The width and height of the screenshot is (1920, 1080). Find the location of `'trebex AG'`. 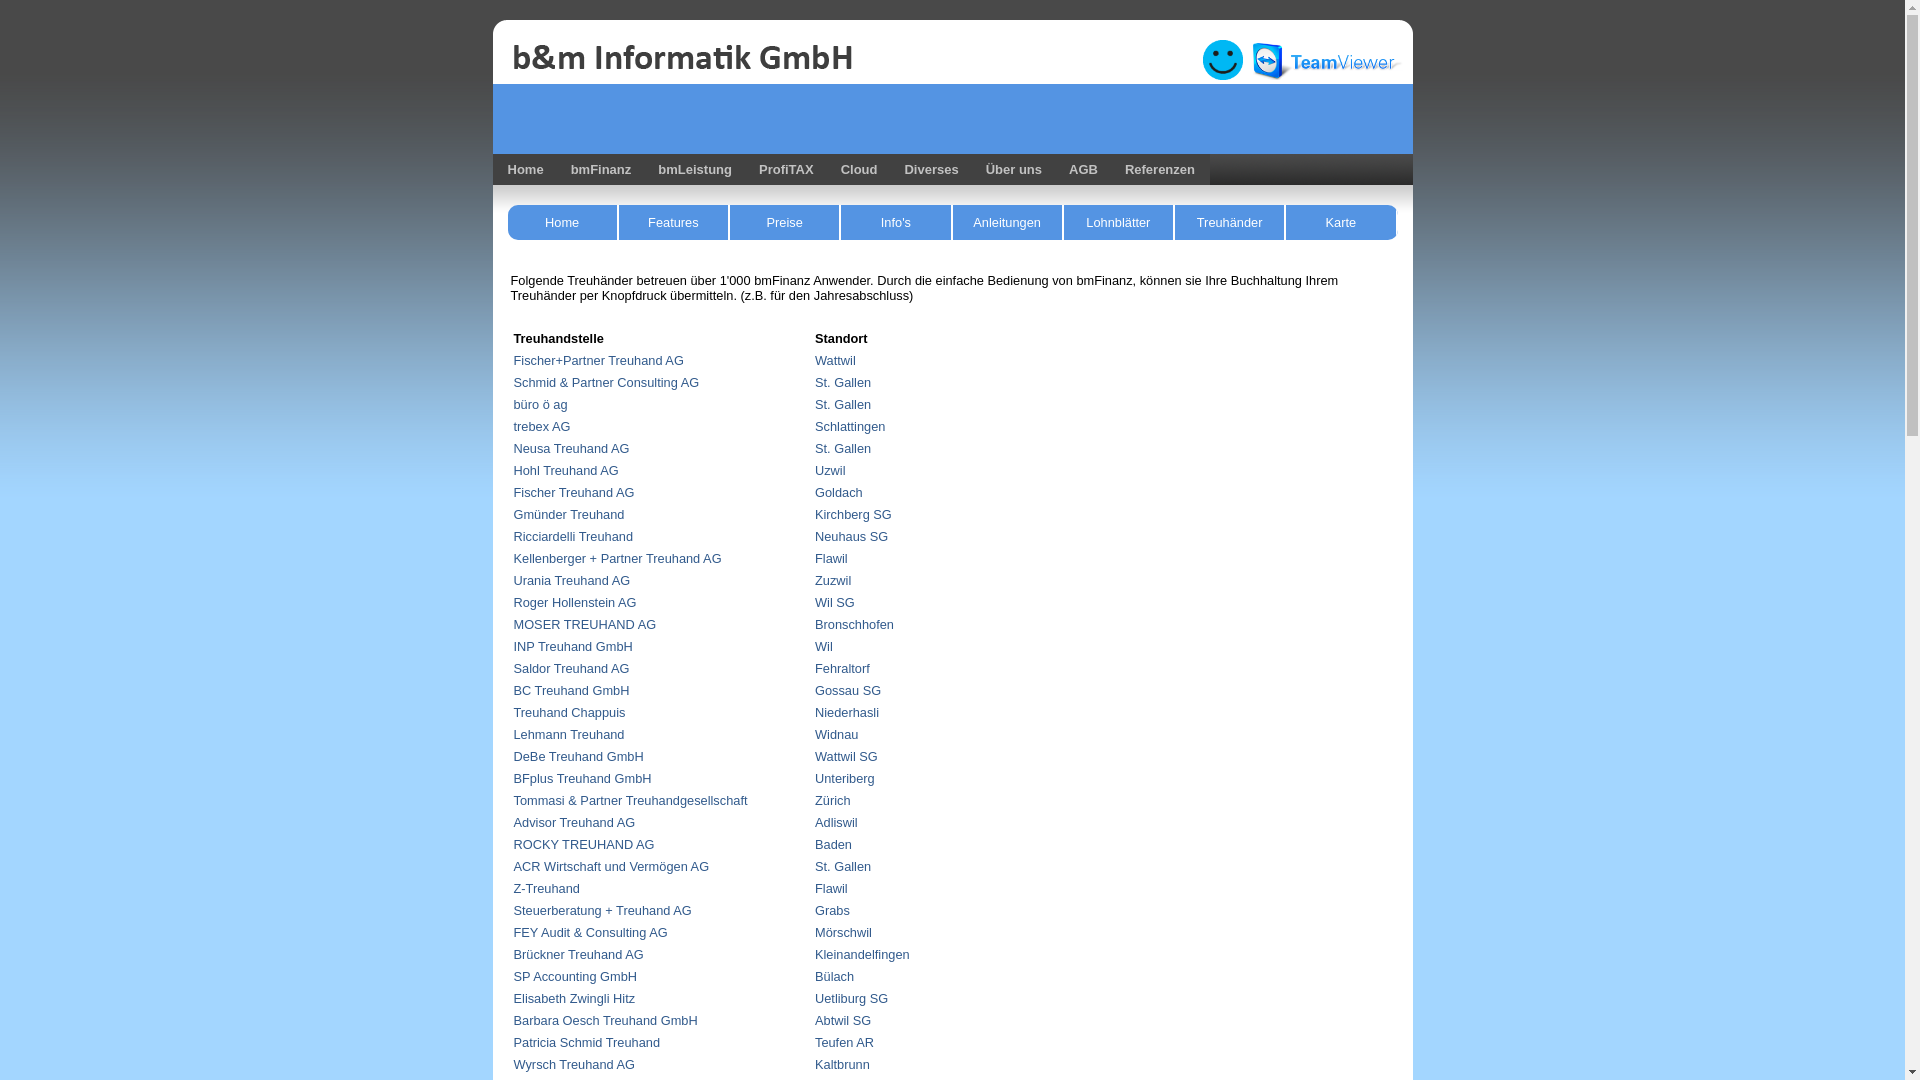

'trebex AG' is located at coordinates (542, 425).